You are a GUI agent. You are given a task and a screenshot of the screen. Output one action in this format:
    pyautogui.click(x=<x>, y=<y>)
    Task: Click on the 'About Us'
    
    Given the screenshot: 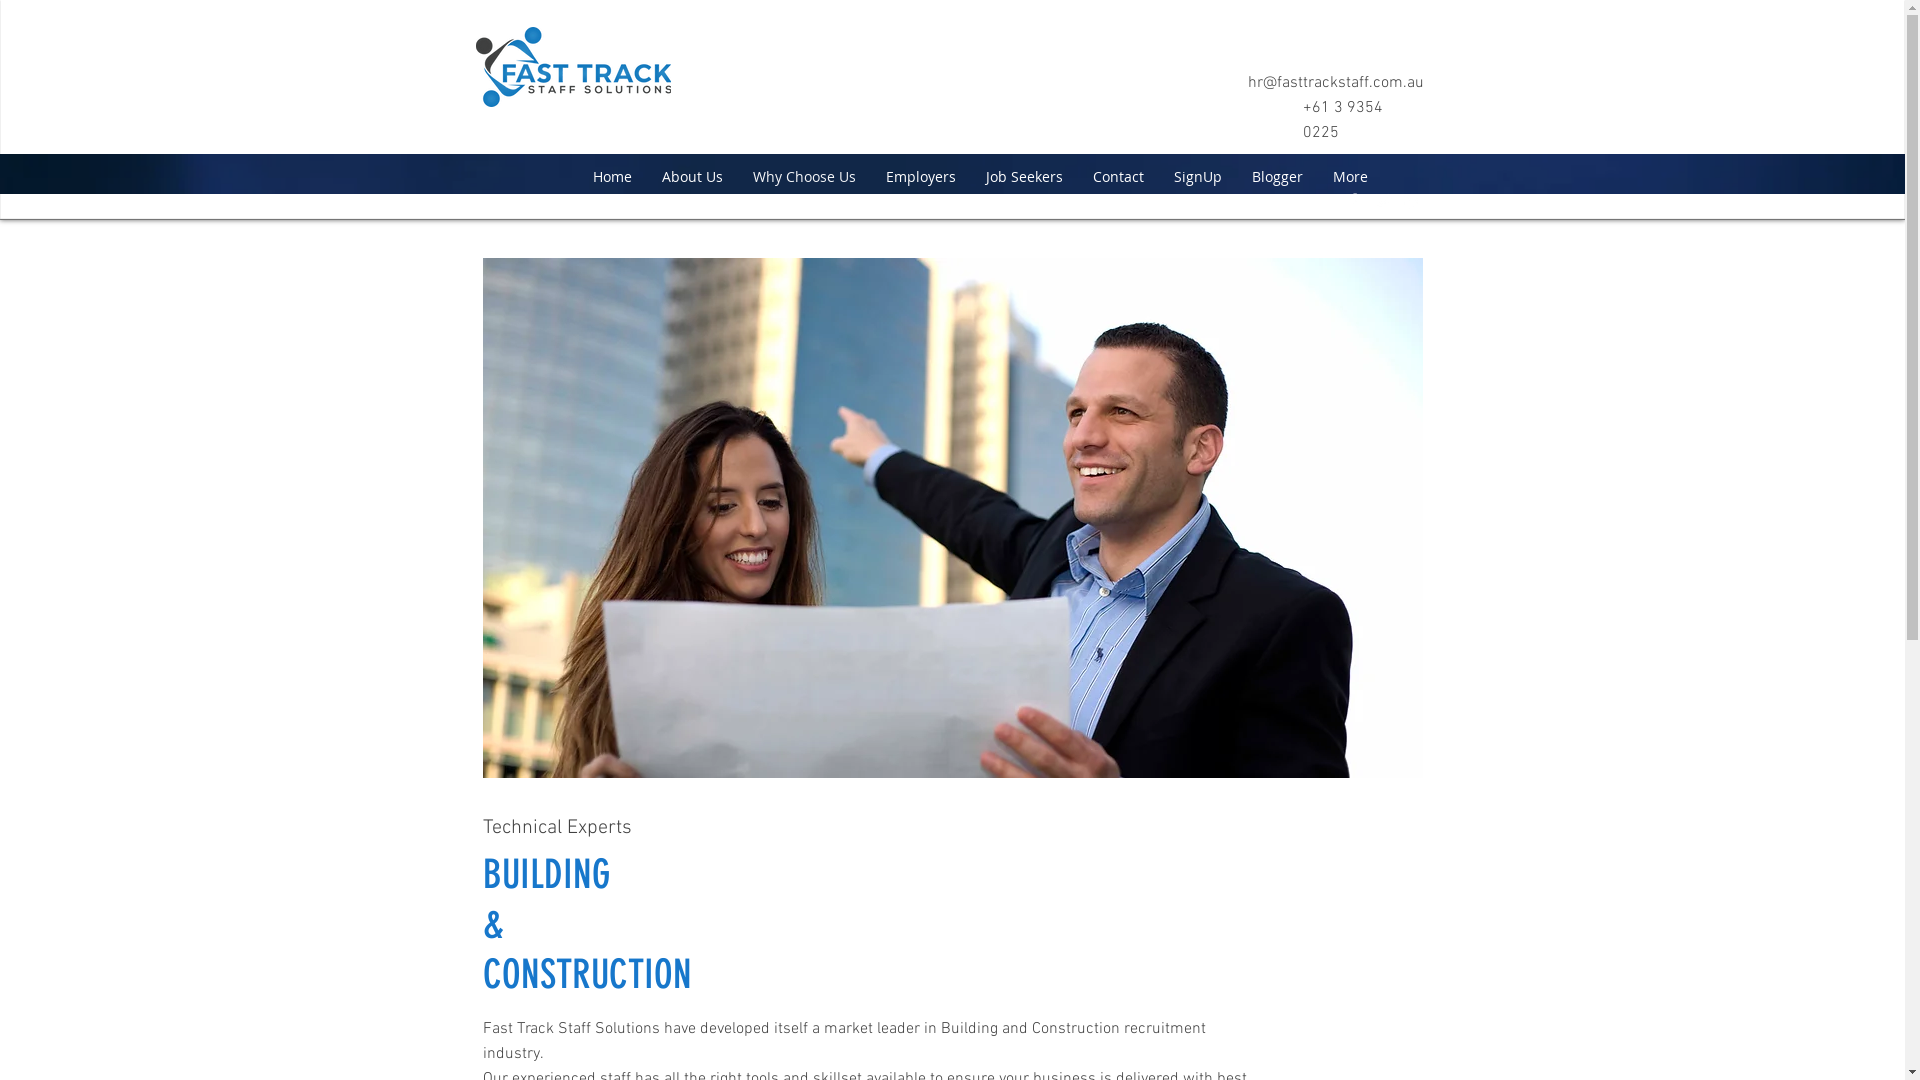 What is the action you would take?
    pyautogui.click(x=691, y=175)
    